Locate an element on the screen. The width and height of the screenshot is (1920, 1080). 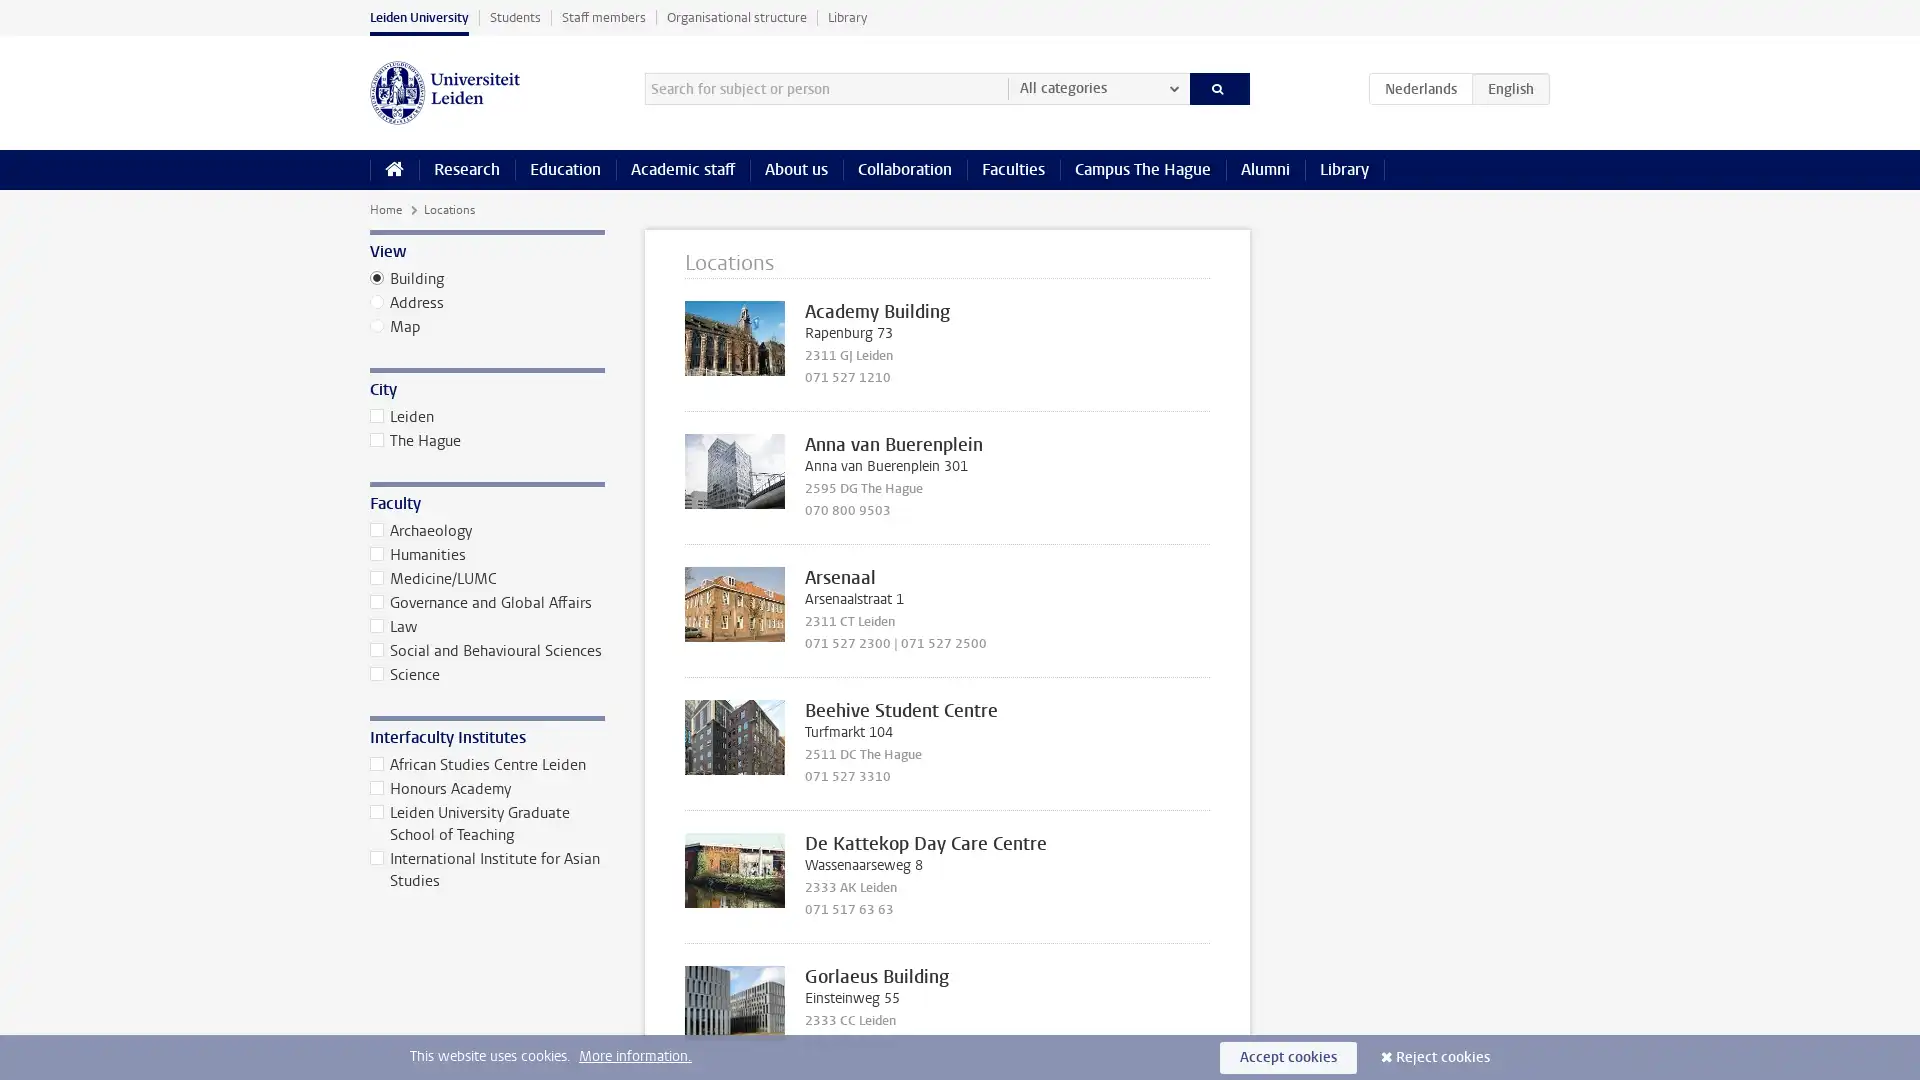
Accept cookies is located at coordinates (1288, 1056).